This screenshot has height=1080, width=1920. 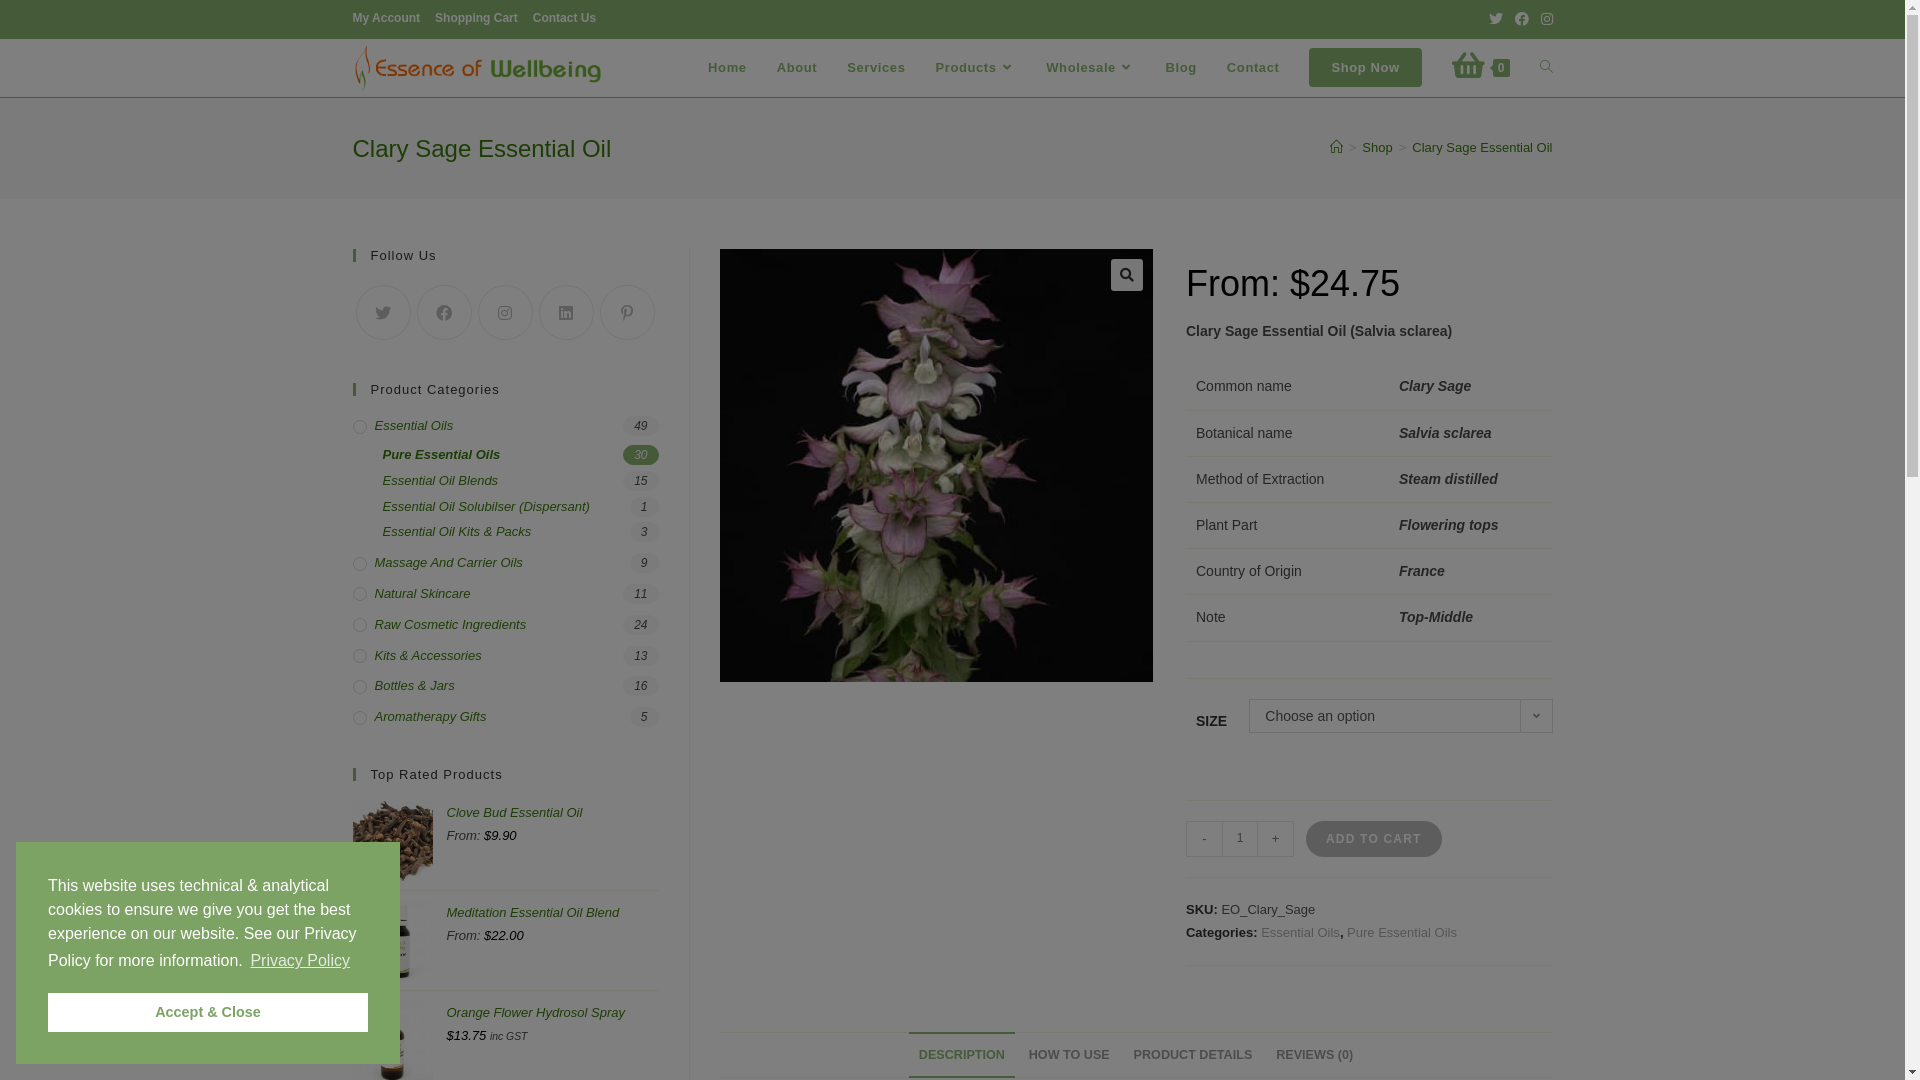 I want to click on 'Privacy Policy', so click(x=298, y=959).